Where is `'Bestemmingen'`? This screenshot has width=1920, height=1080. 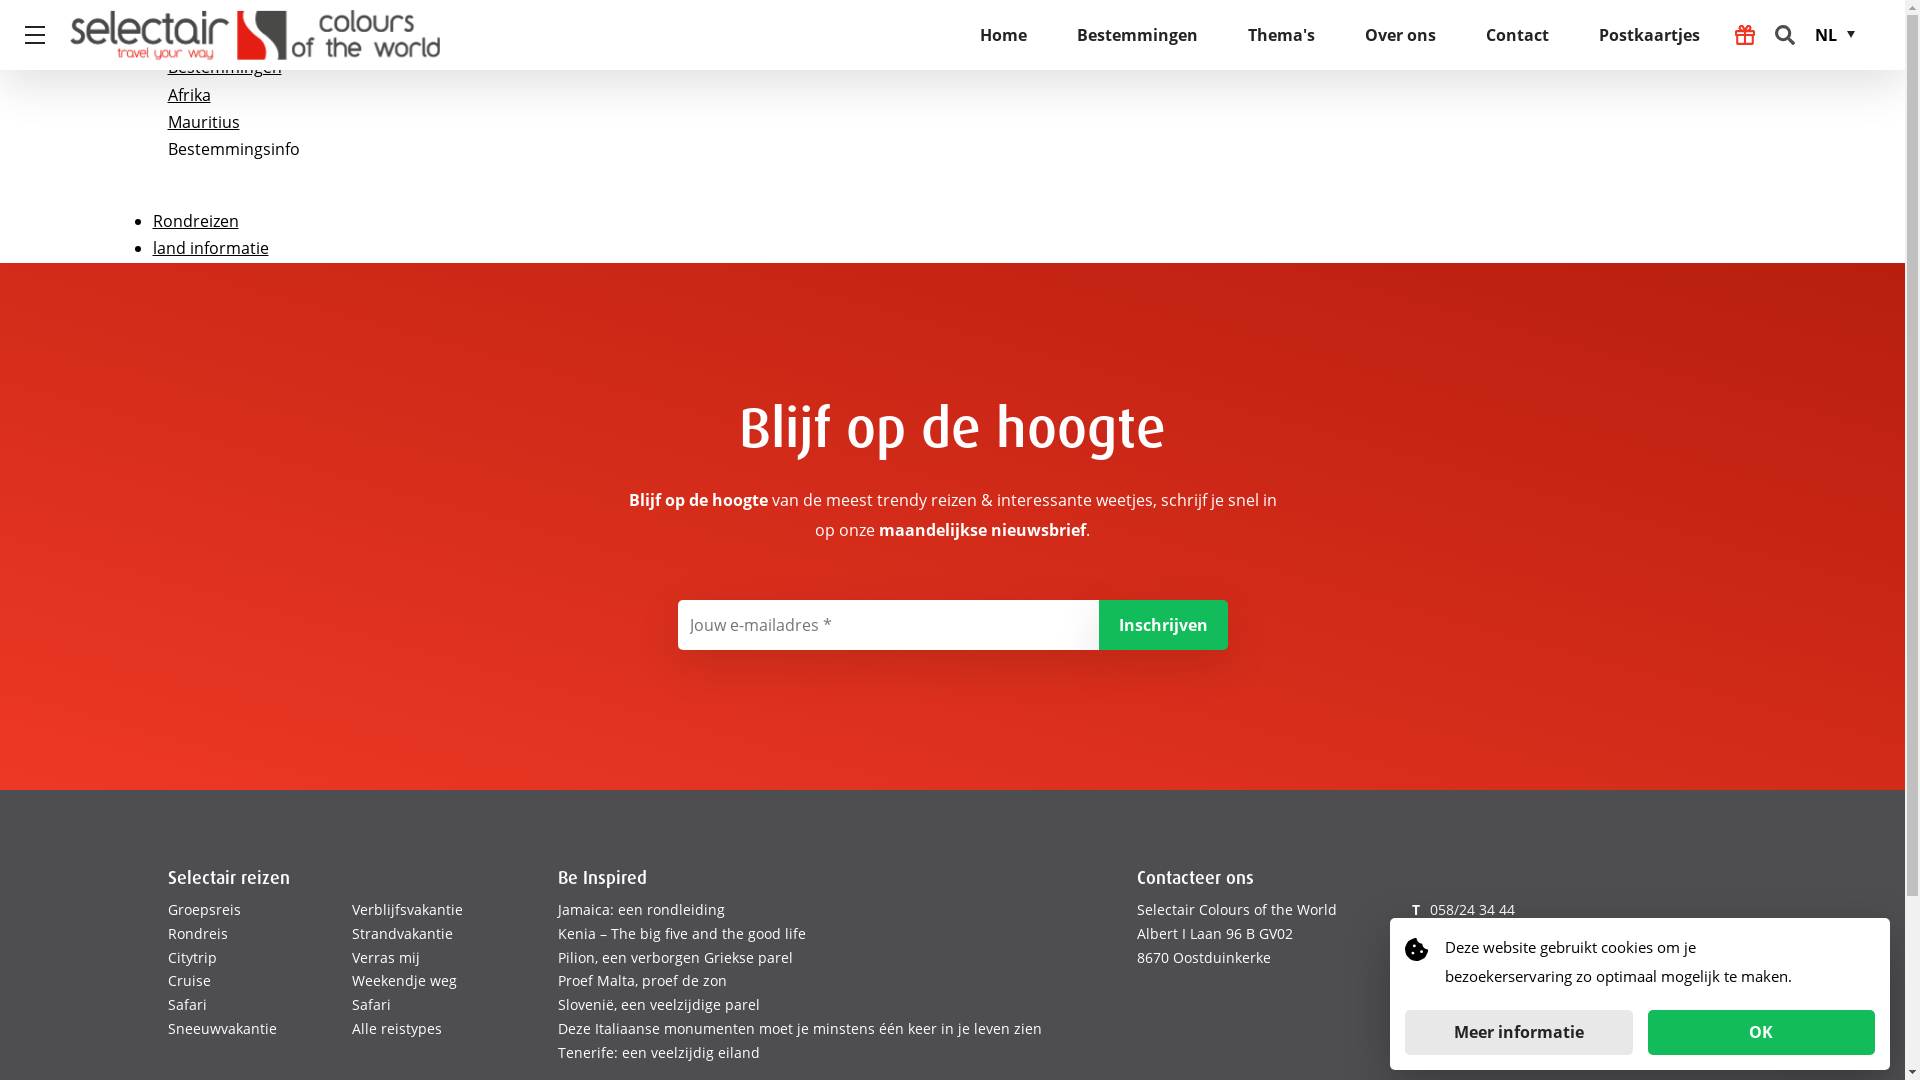
'Bestemmingen' is located at coordinates (1137, 34).